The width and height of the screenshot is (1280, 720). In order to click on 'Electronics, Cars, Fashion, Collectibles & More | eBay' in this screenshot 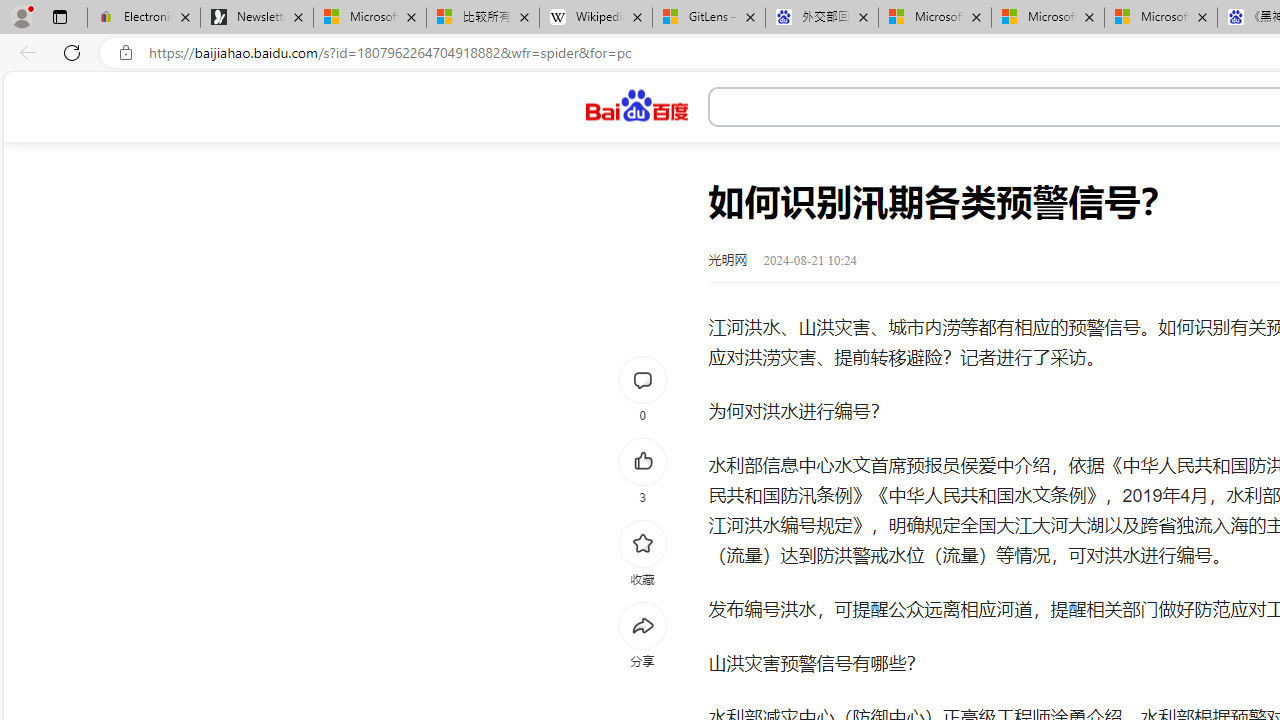, I will do `click(143, 17)`.